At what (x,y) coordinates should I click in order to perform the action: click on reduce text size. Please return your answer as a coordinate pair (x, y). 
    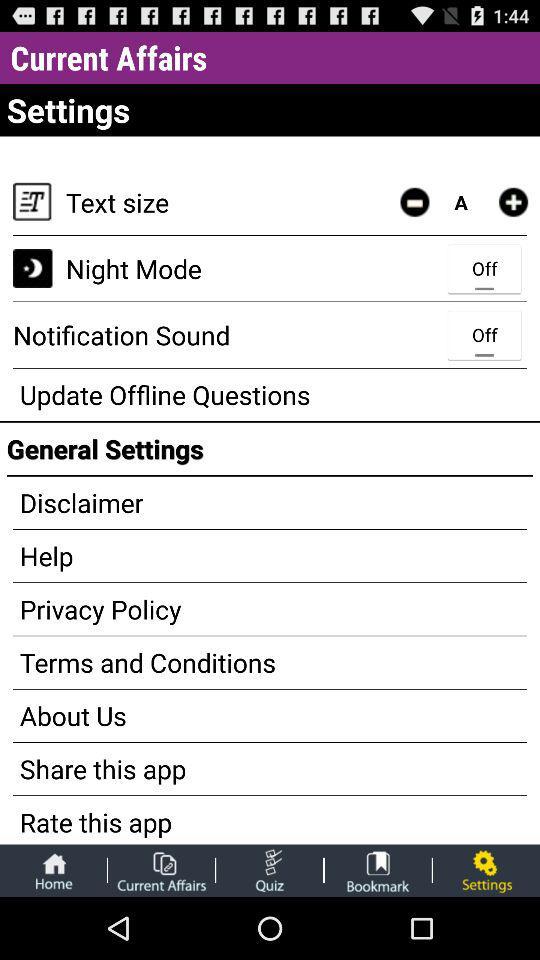
    Looking at the image, I should click on (413, 202).